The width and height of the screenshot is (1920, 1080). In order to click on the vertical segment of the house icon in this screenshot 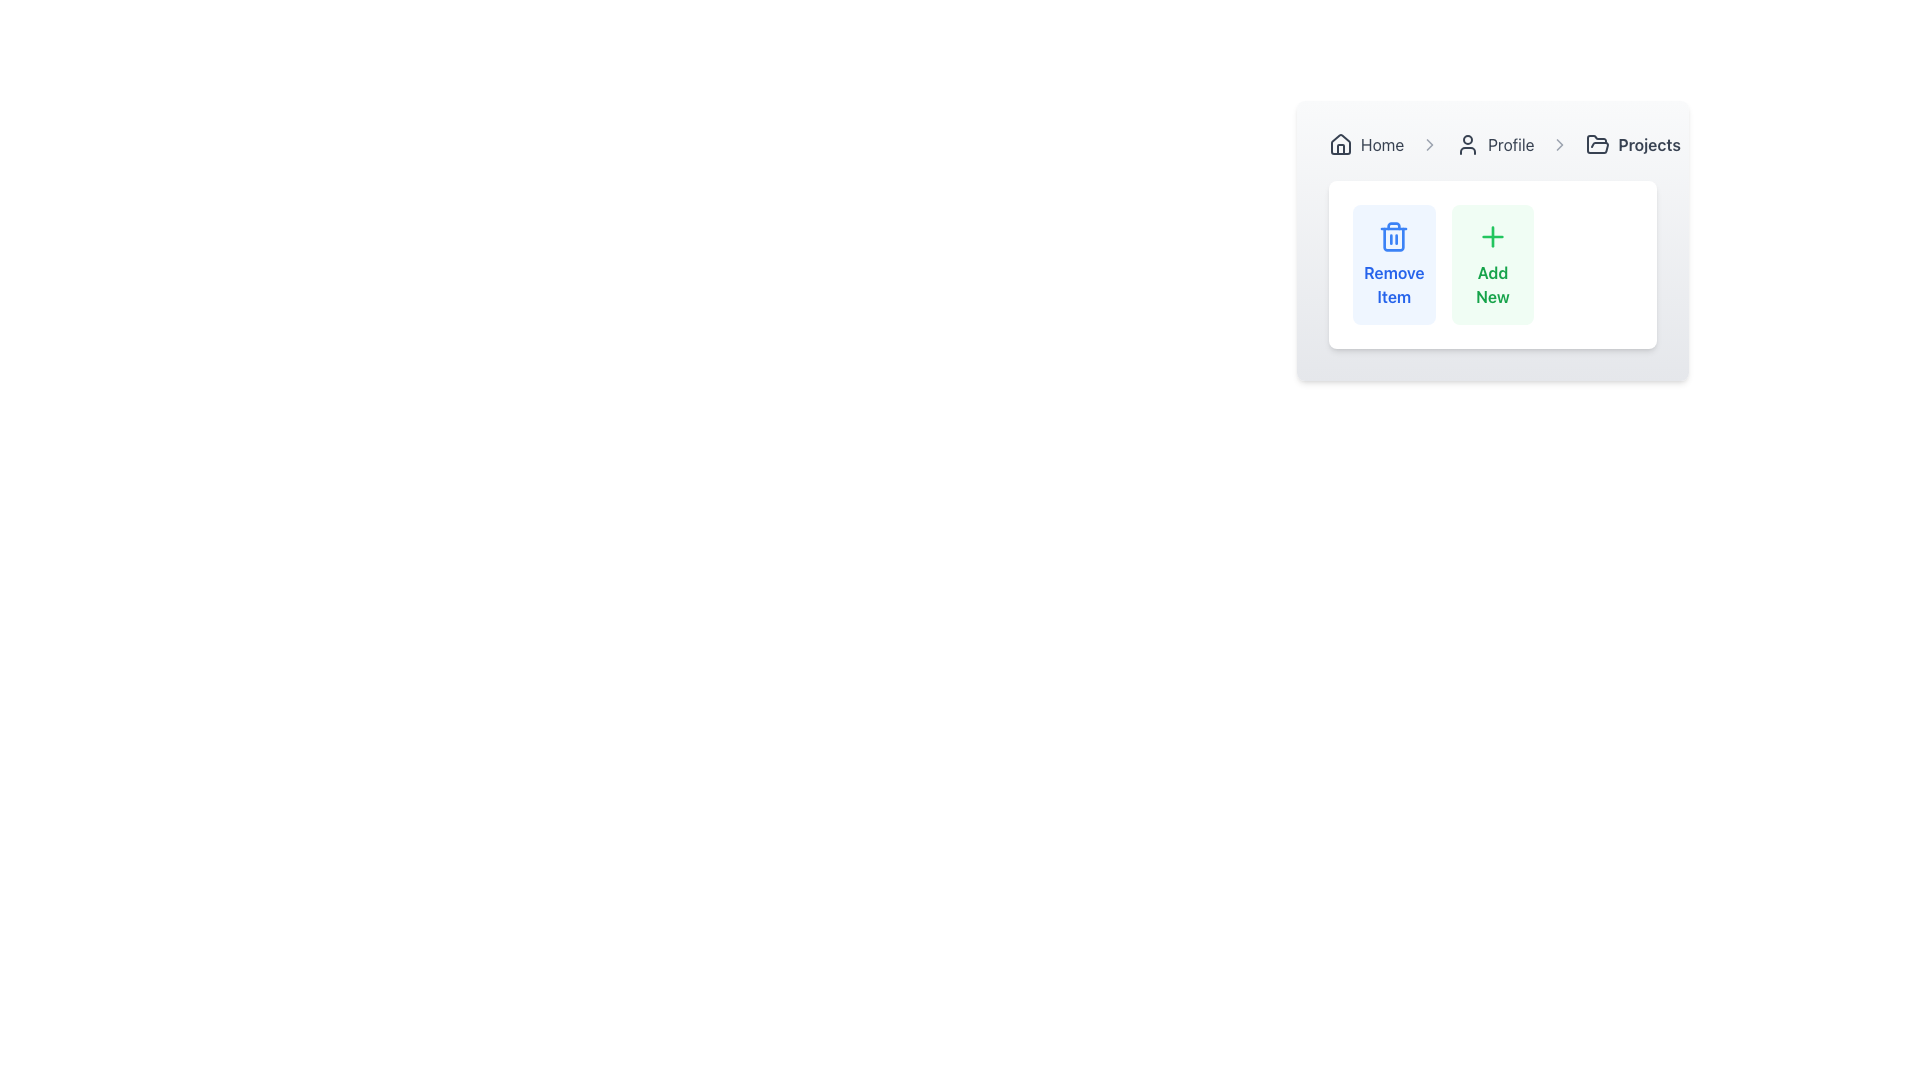, I will do `click(1340, 148)`.